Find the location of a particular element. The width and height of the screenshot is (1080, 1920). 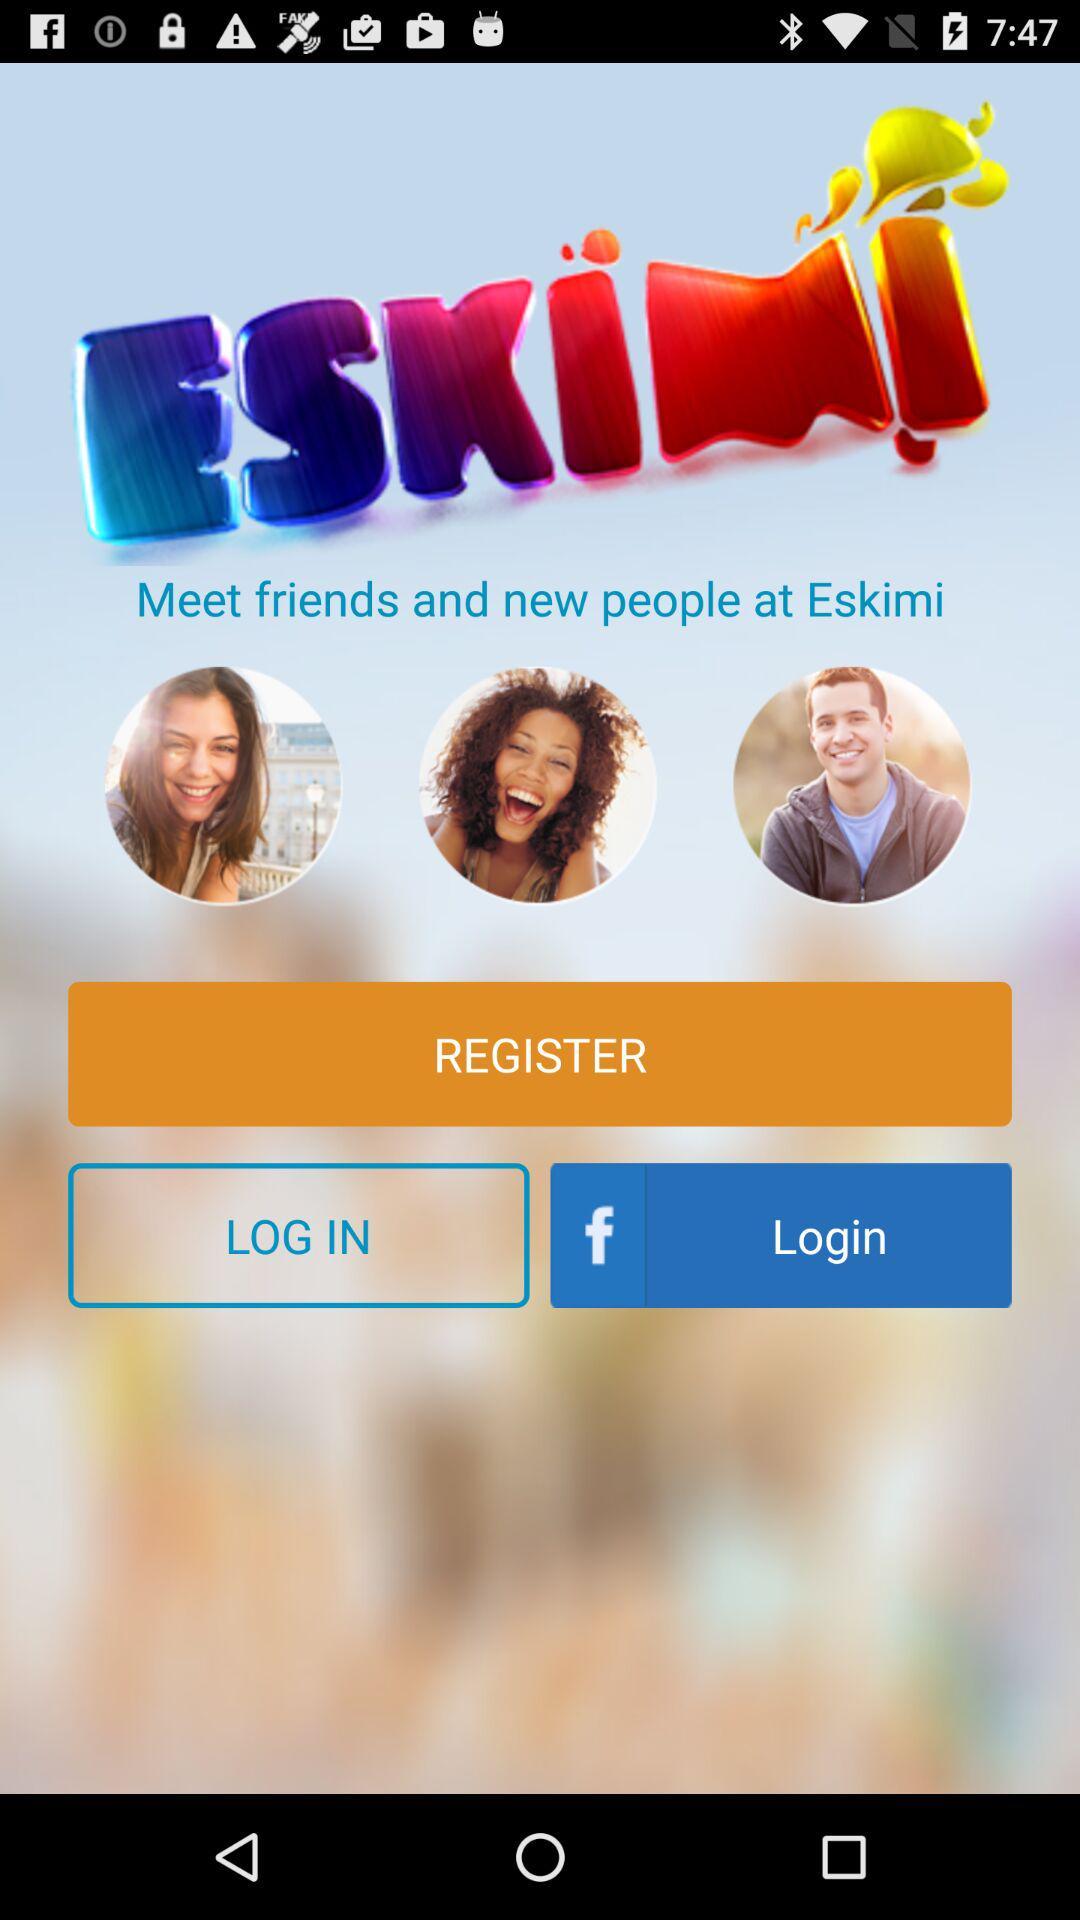

login is located at coordinates (780, 1234).